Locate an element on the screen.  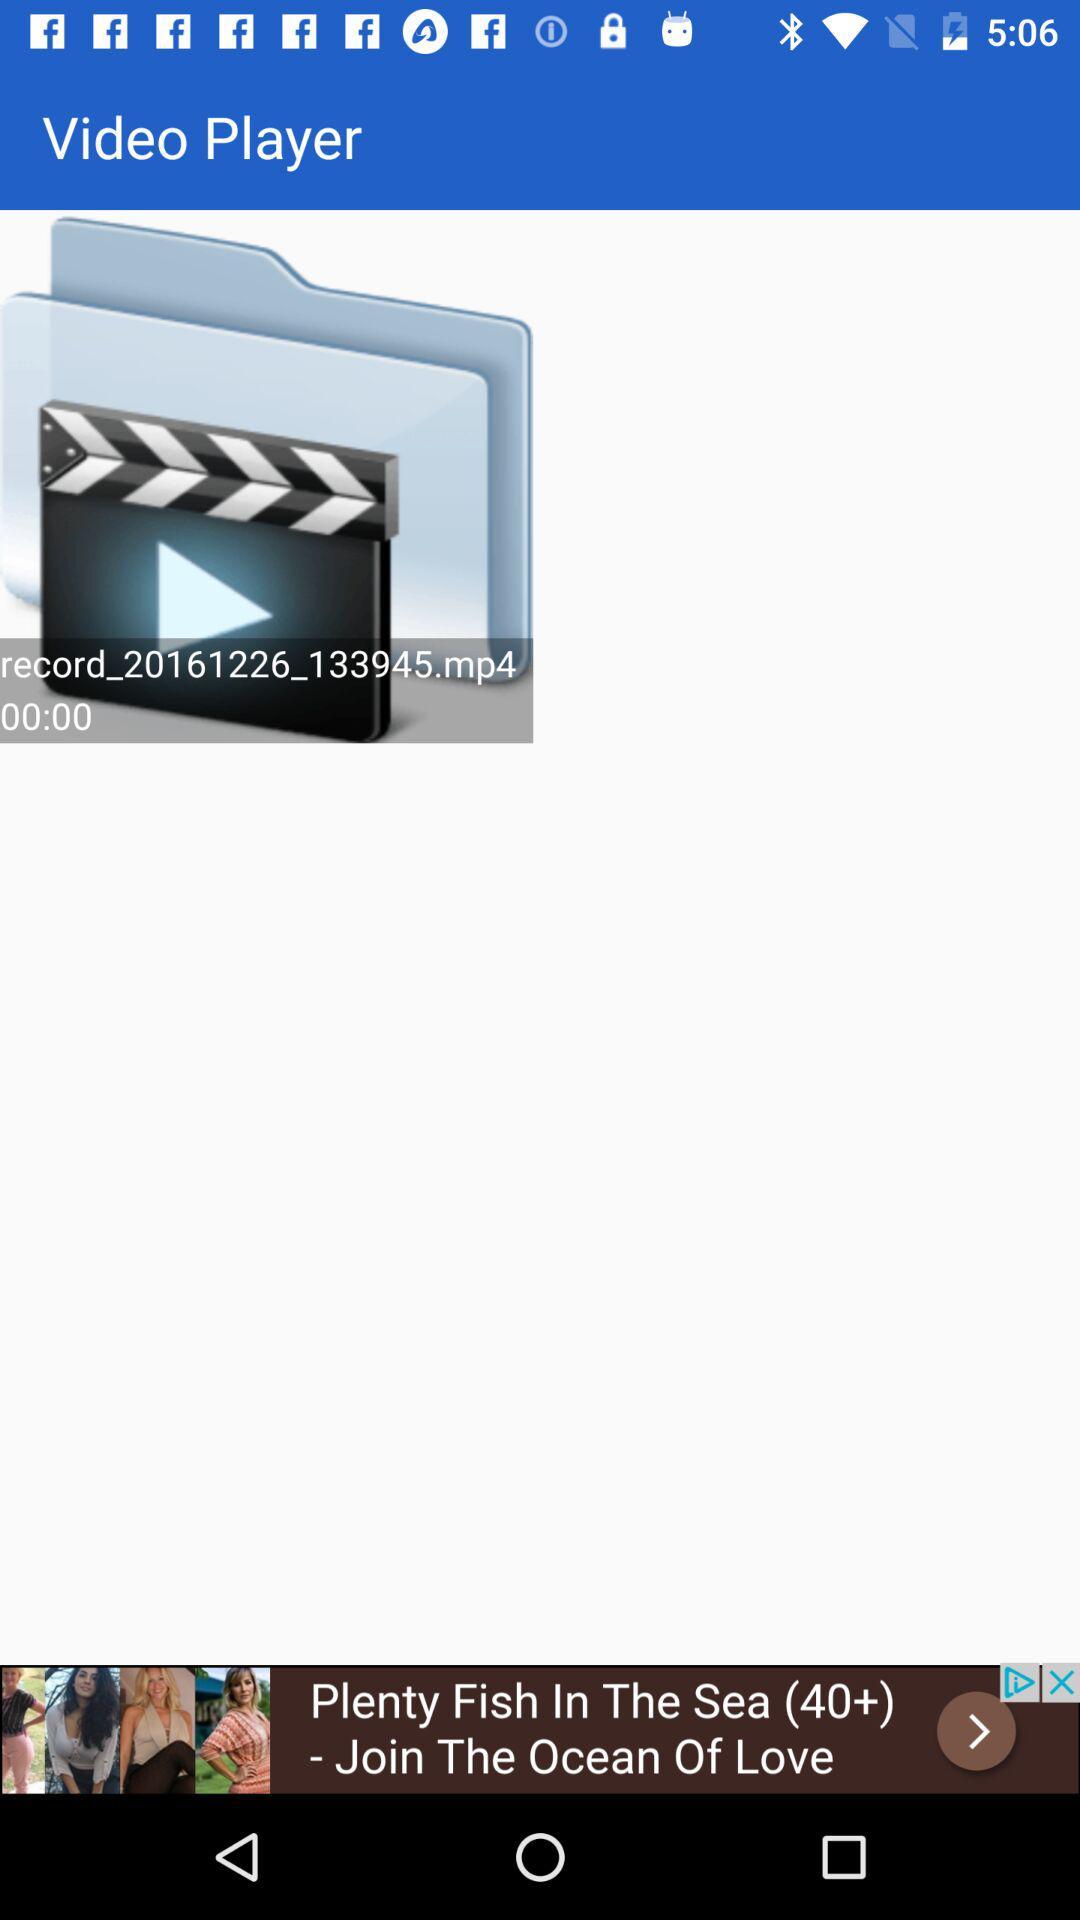
advertisement is located at coordinates (540, 1727).